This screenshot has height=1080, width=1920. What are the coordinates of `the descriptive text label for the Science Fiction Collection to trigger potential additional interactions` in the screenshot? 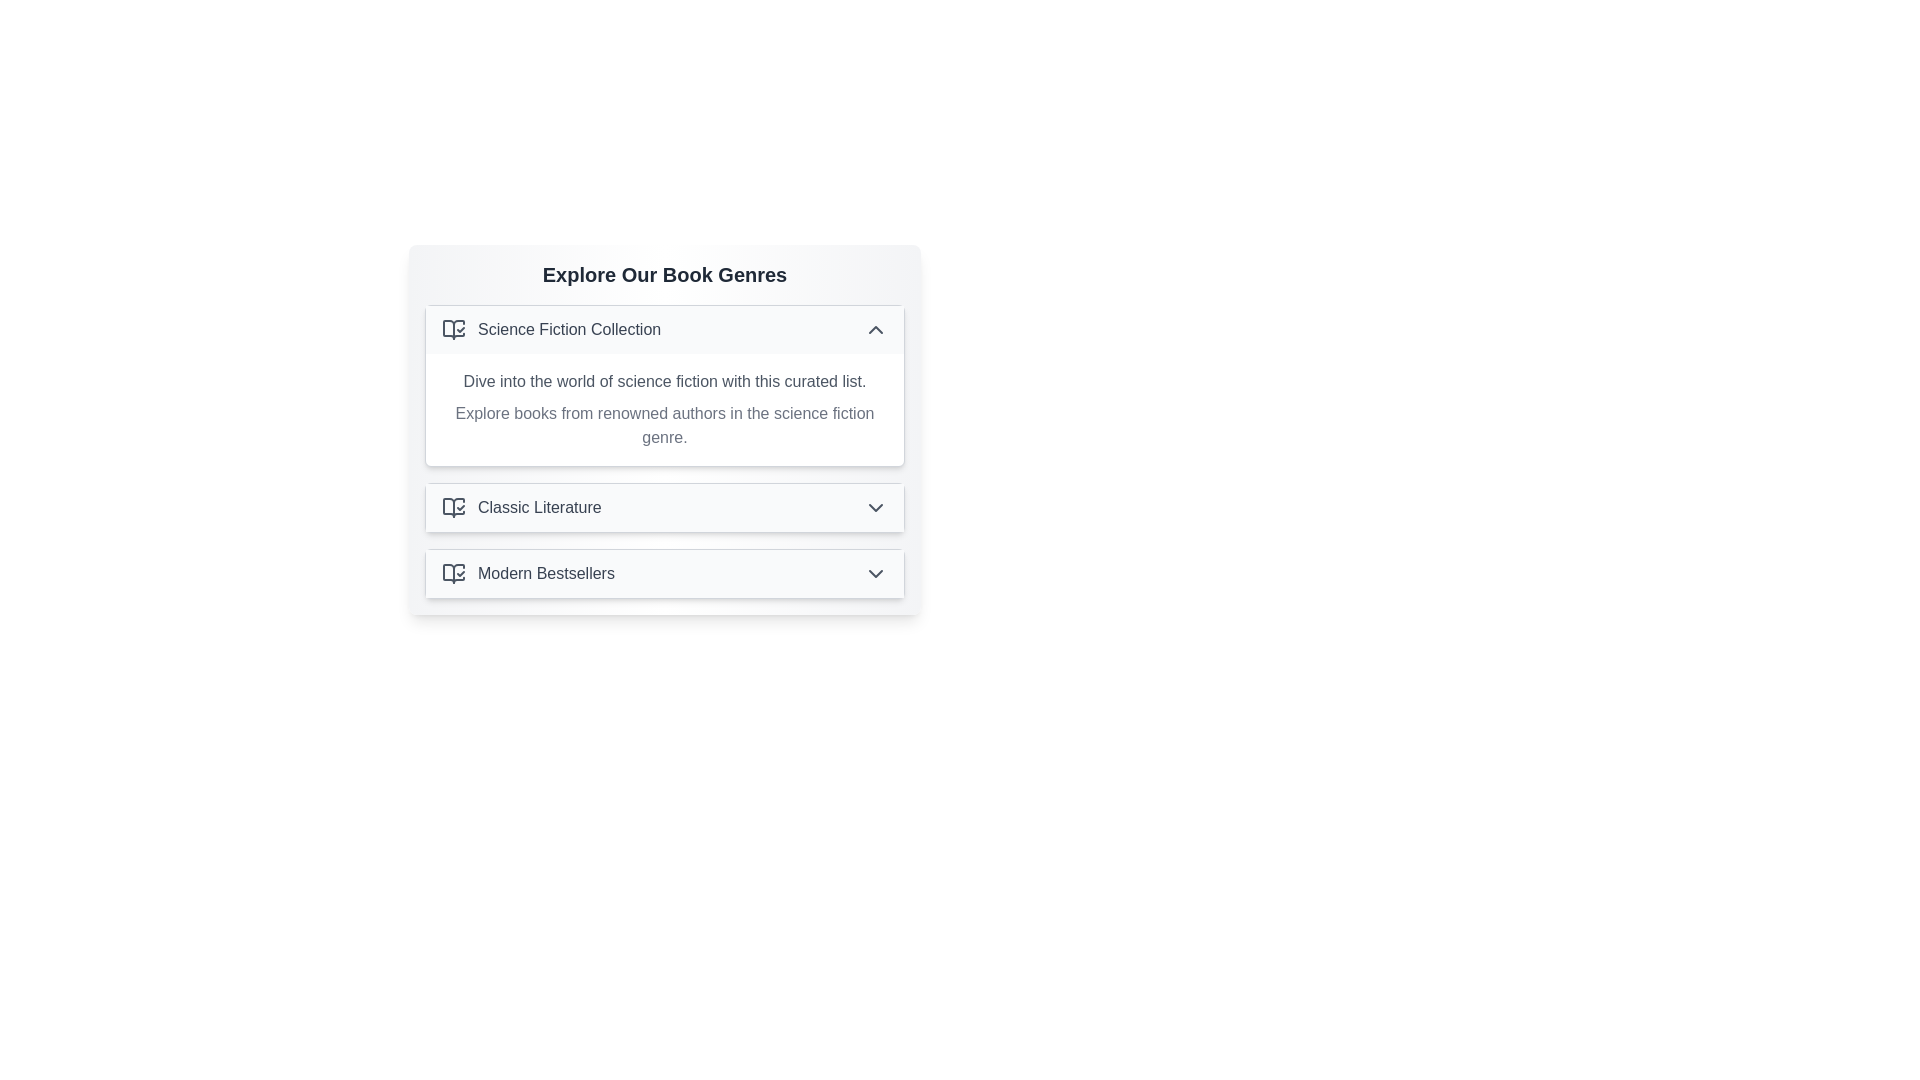 It's located at (665, 381).